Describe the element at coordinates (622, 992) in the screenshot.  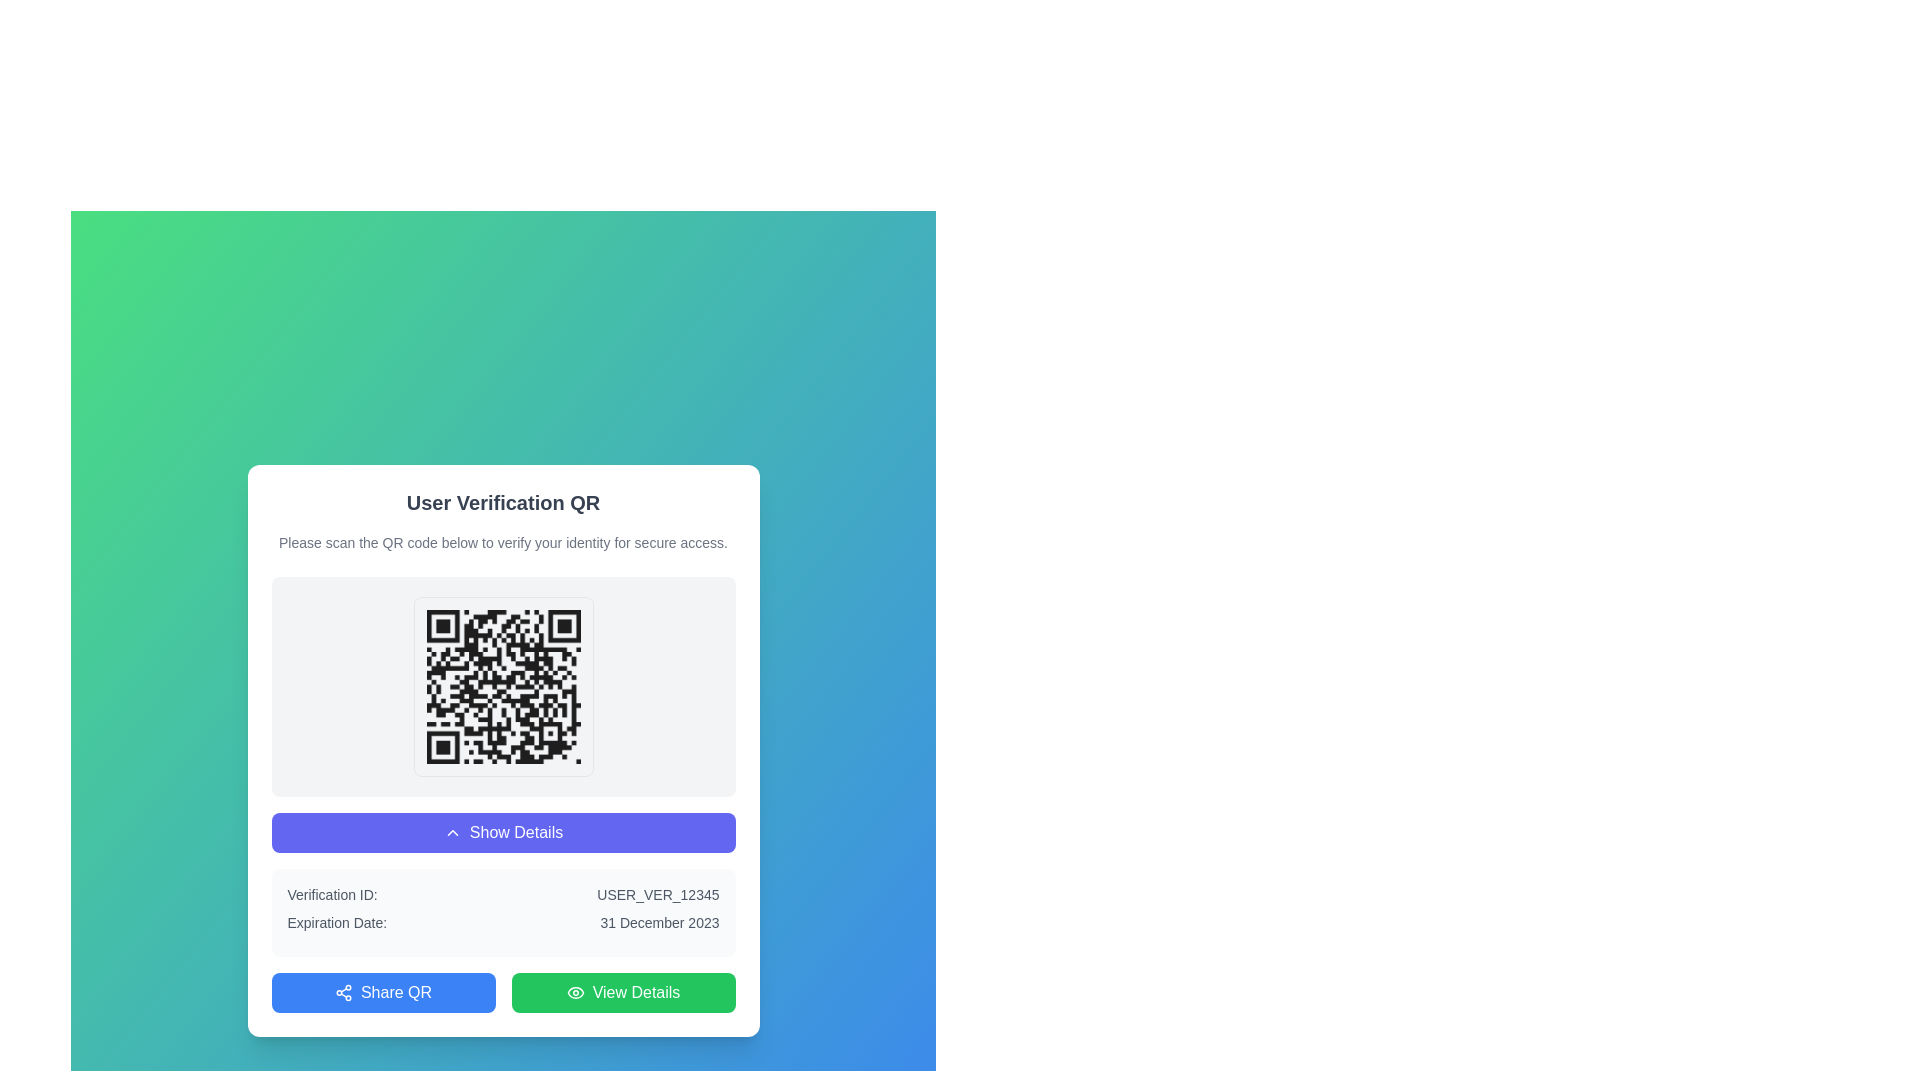
I see `the button located to the right of the 'Share QR' button` at that location.